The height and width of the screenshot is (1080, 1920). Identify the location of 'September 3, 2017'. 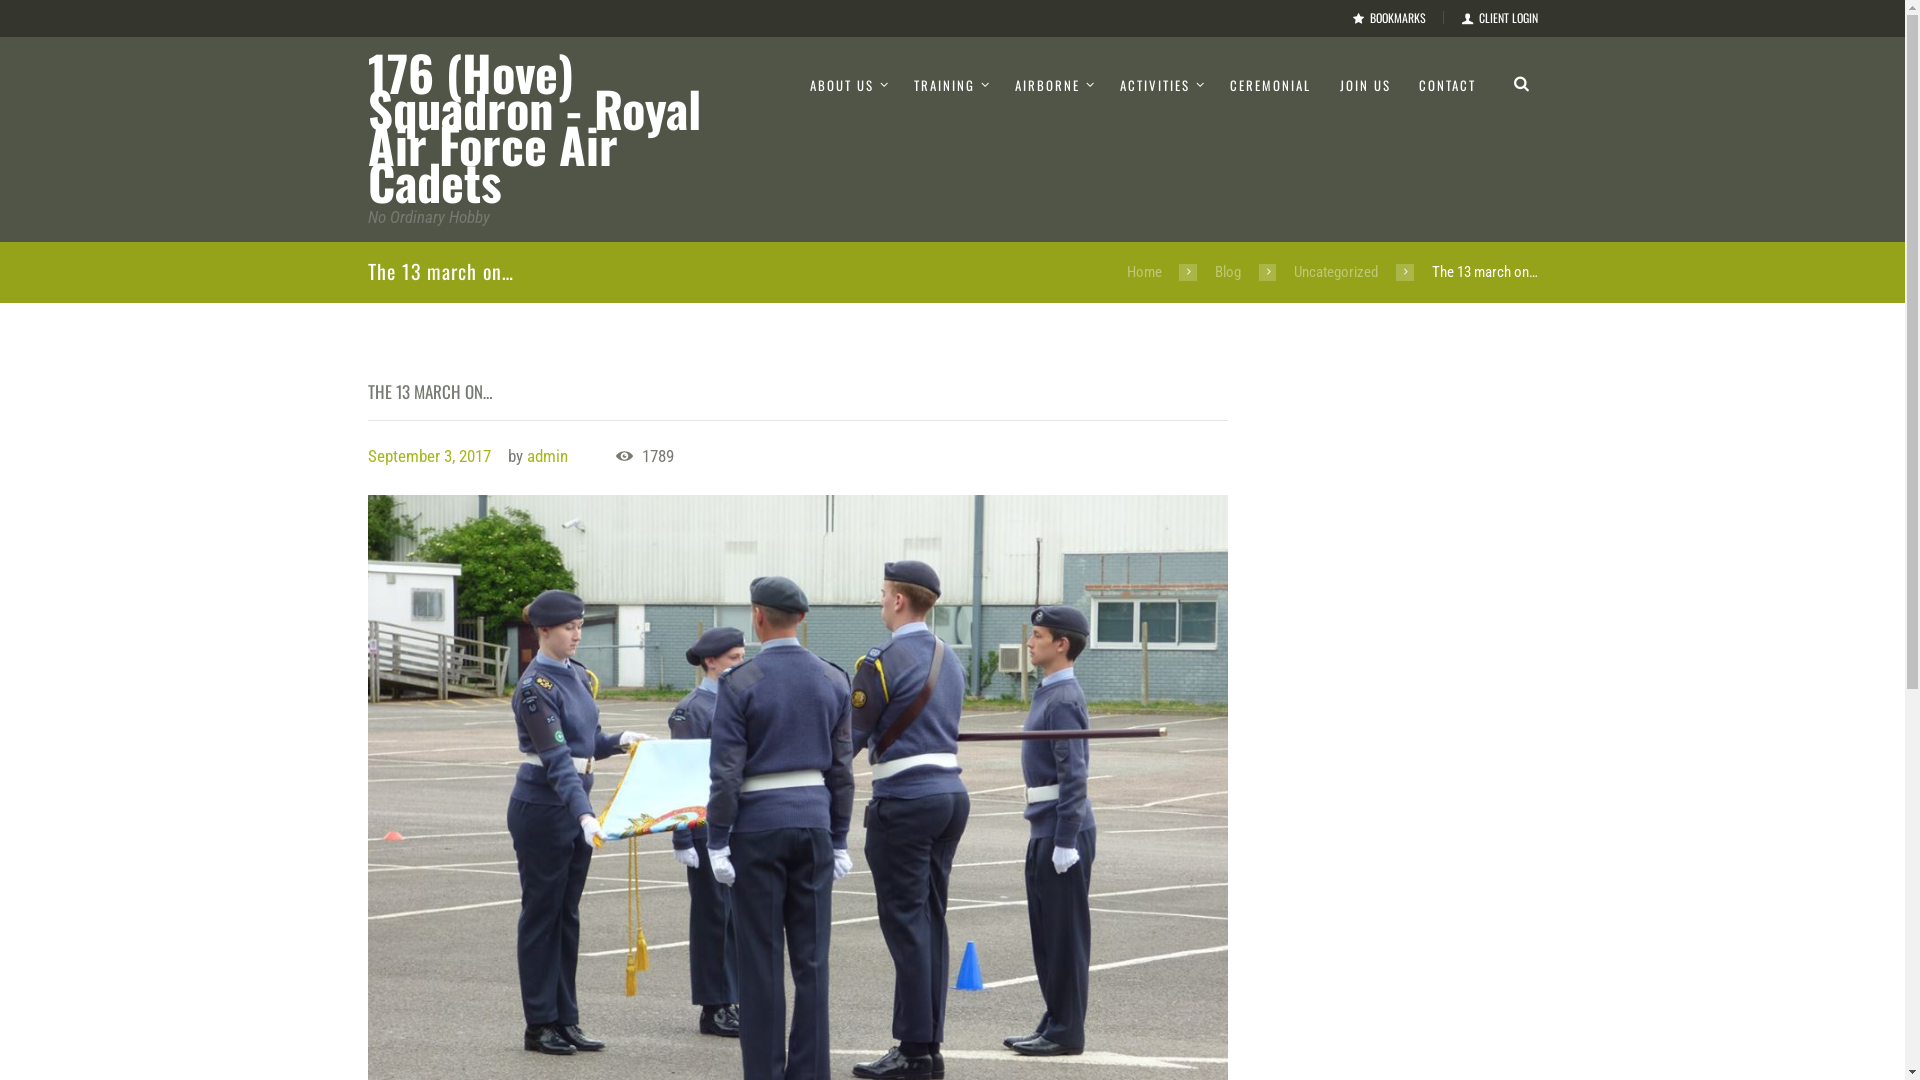
(428, 455).